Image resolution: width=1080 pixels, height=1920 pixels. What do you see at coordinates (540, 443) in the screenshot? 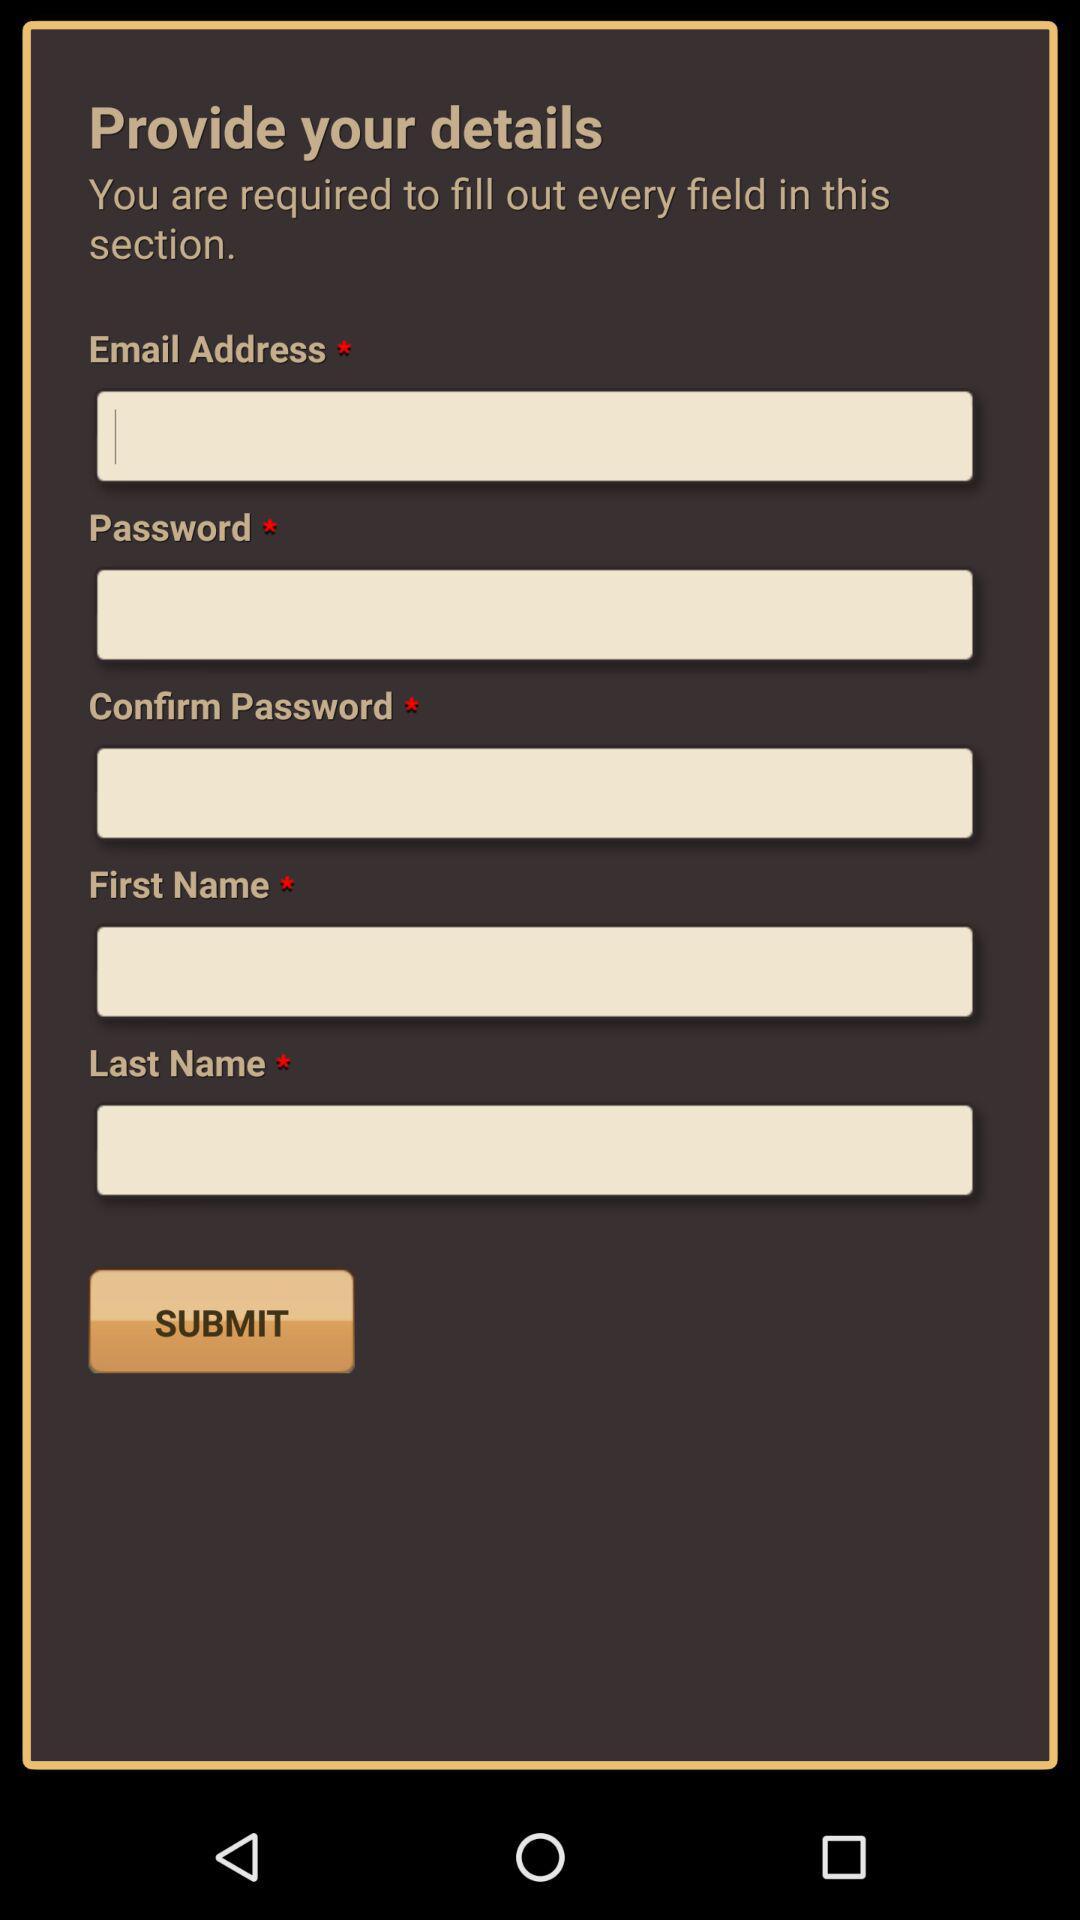
I see `email address` at bounding box center [540, 443].